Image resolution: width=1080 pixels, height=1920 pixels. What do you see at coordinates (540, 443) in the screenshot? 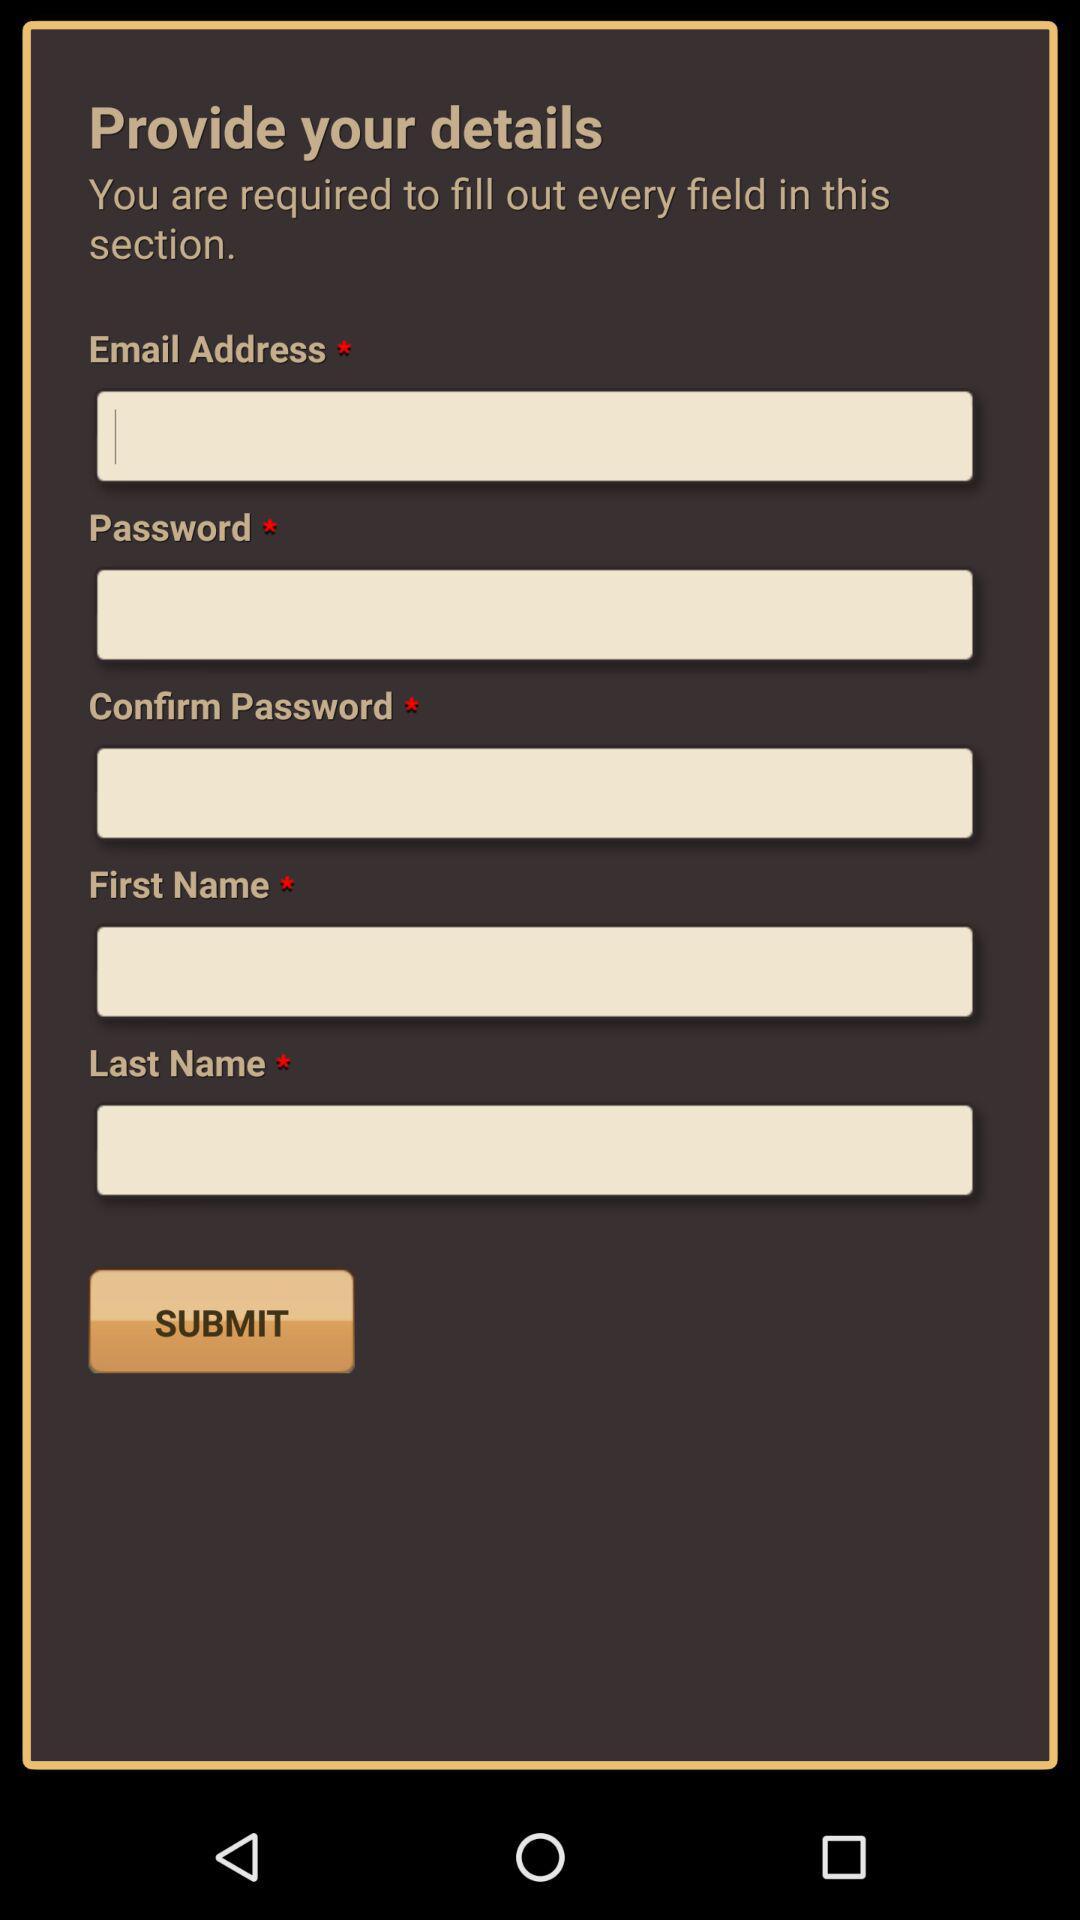
I see `email address` at bounding box center [540, 443].